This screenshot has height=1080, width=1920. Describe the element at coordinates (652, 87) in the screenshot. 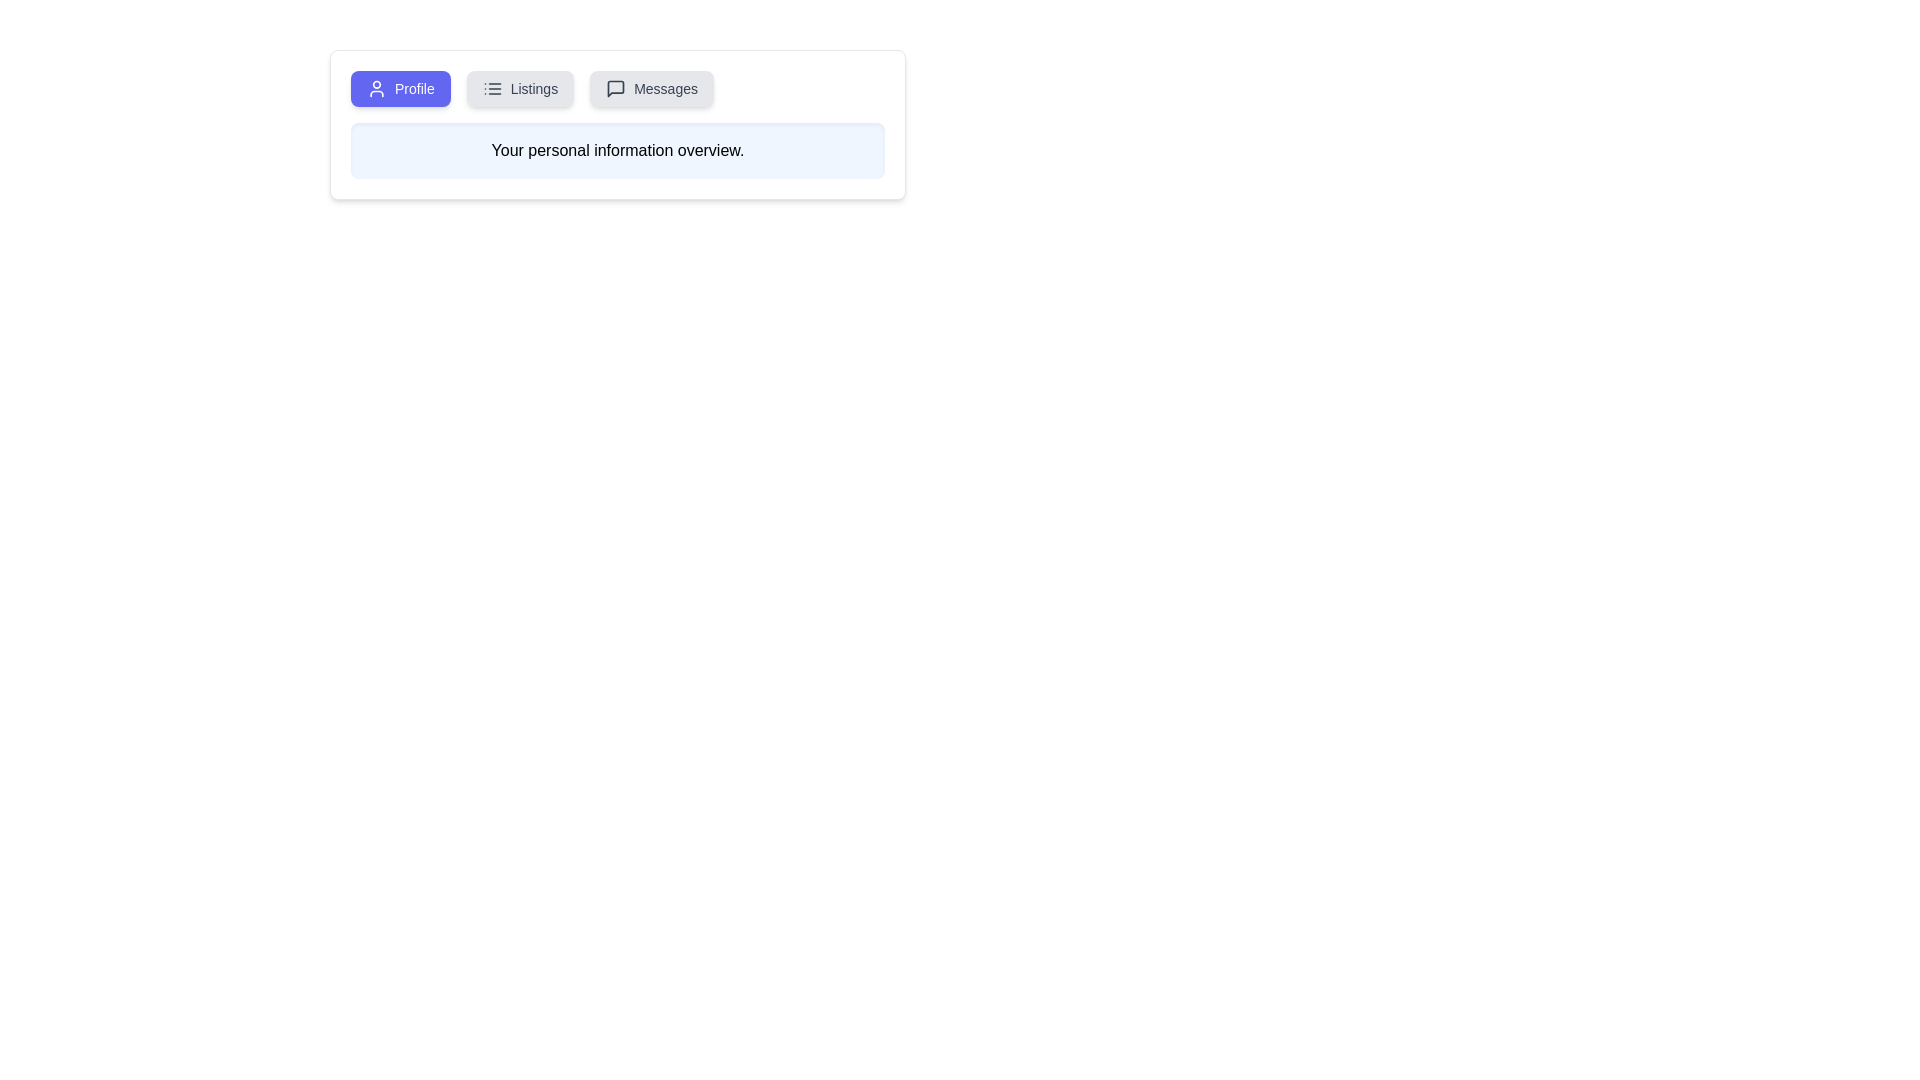

I see `the tab labeled Messages to observe its hover state effect` at that location.